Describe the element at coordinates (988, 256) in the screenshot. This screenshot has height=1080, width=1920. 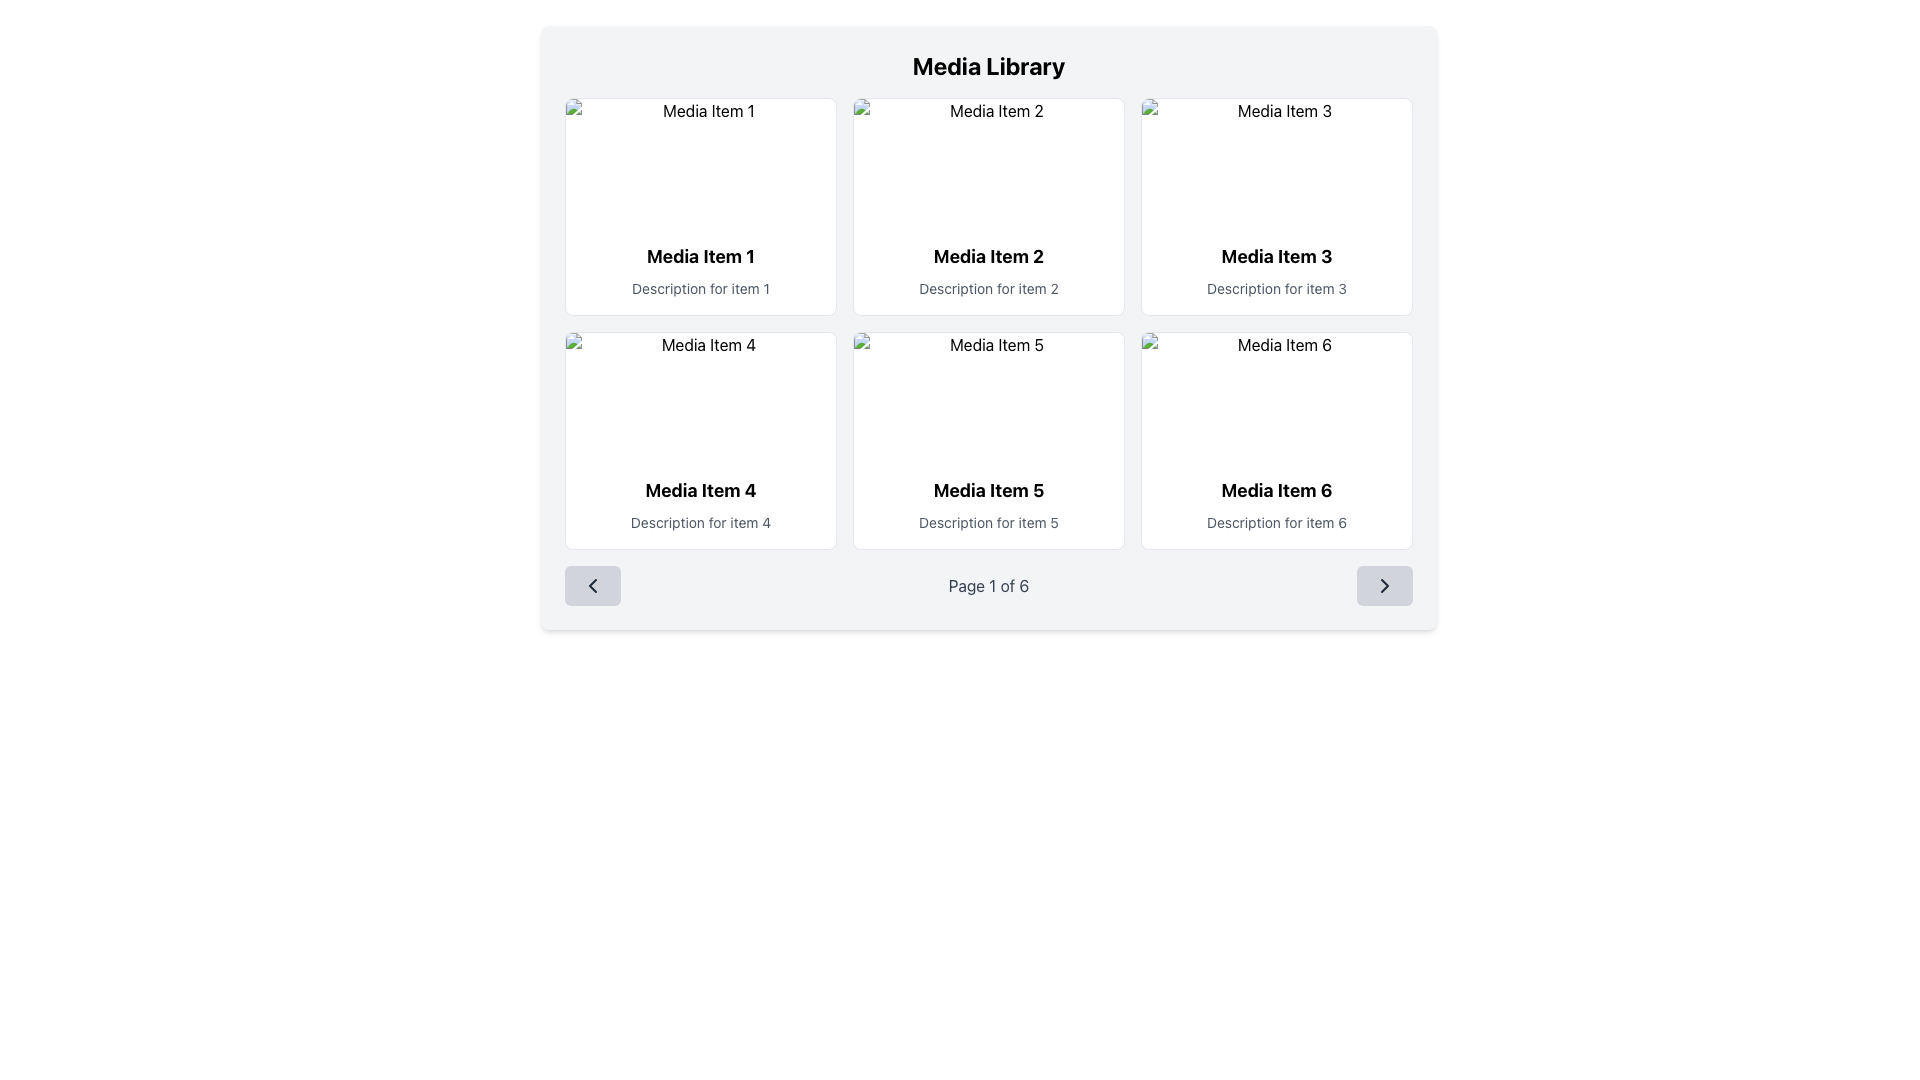
I see `text header located in the central column of the top row within a 3x2 grid, which serves as the title for the media card associated with 'Description for item 2'` at that location.